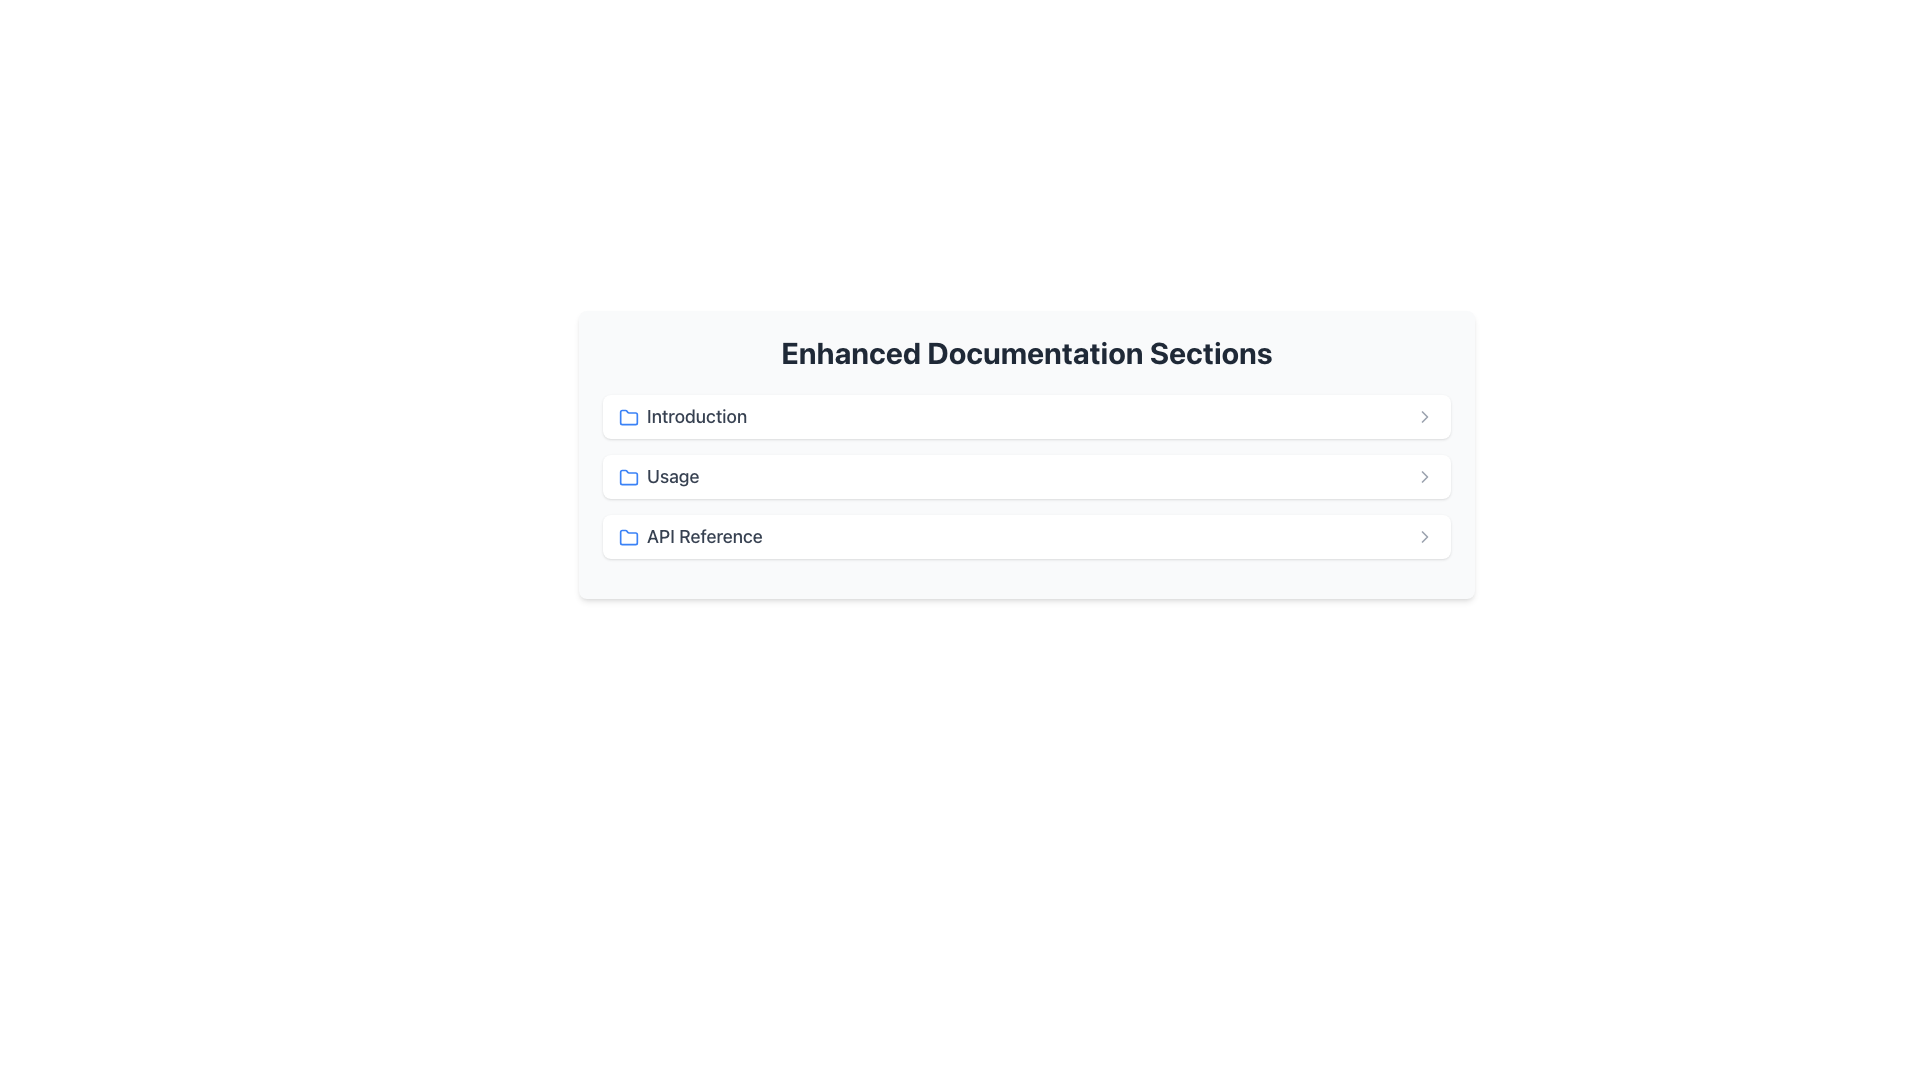  I want to click on the chevron icon located at the far right of the 'API Reference' row in the navigation list, indicating expandable content, so click(1424, 477).